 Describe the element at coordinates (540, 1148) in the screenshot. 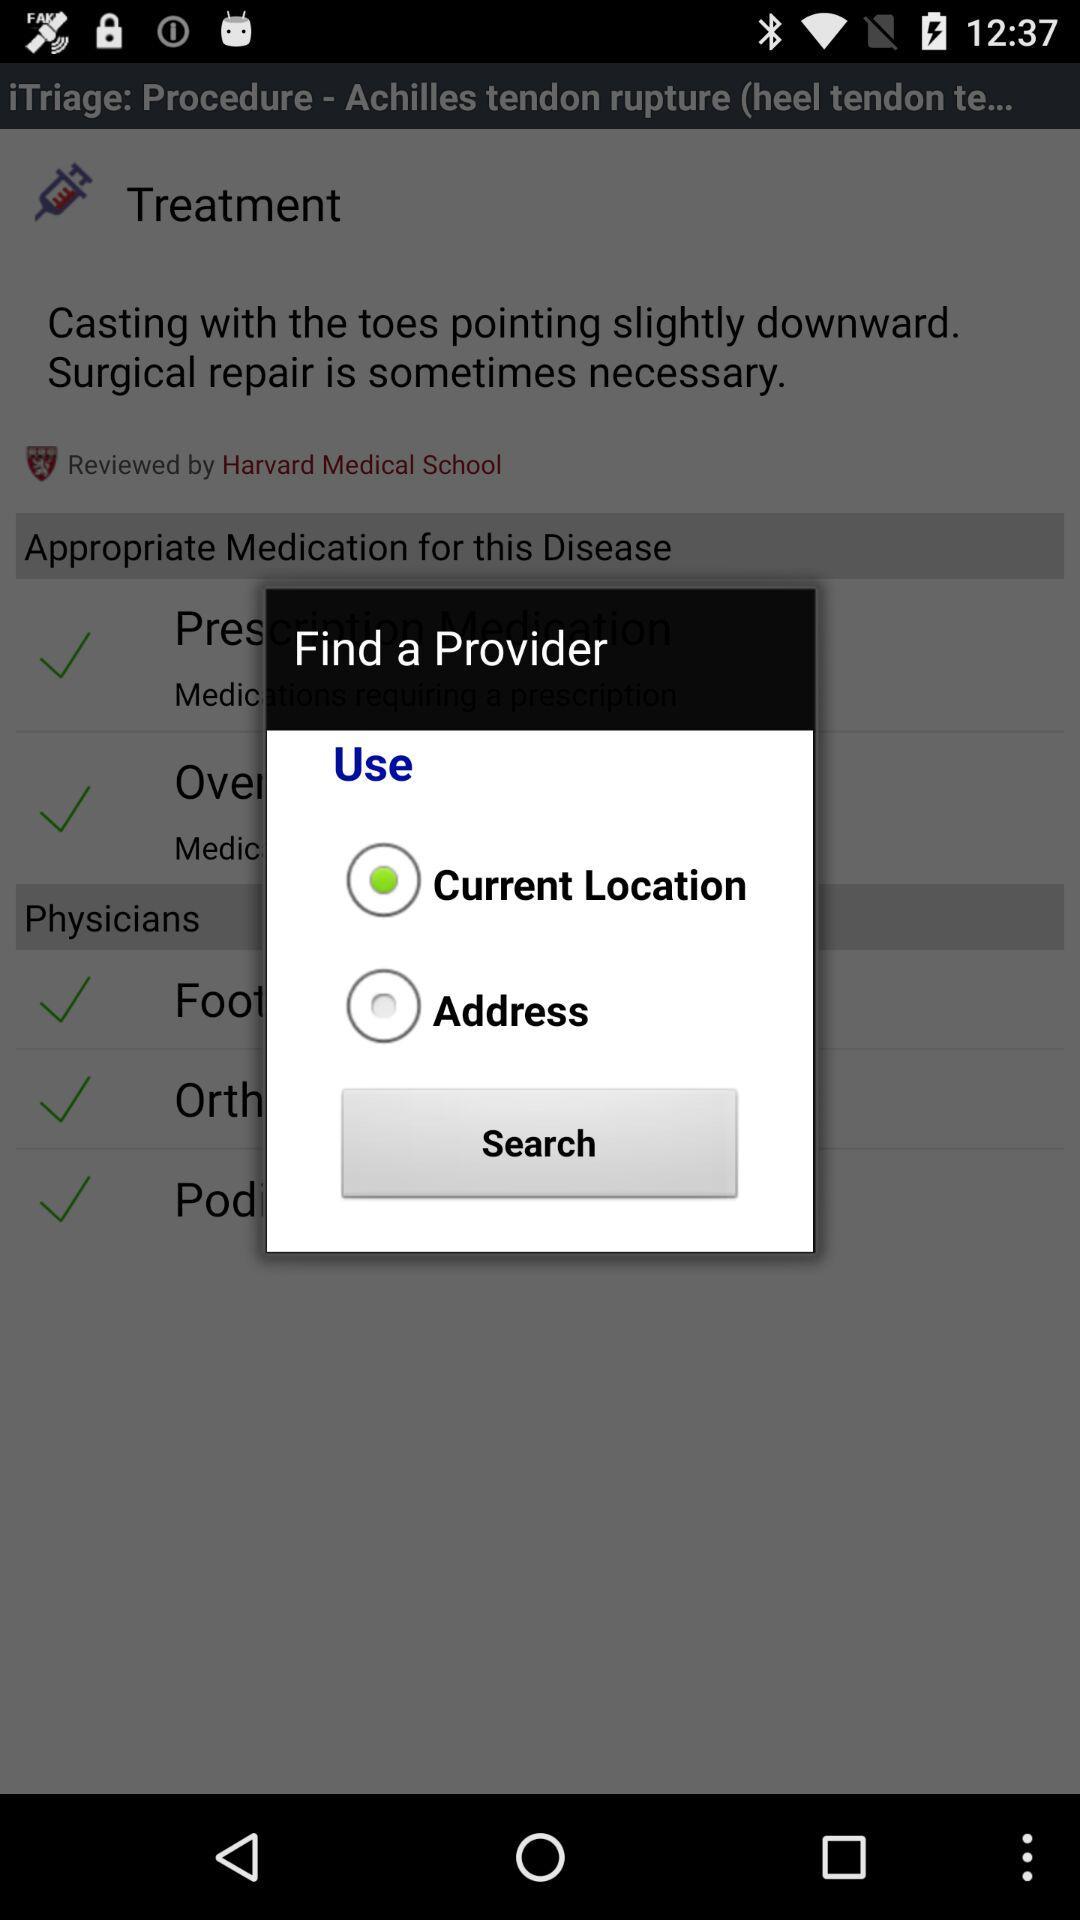

I see `the search item` at that location.